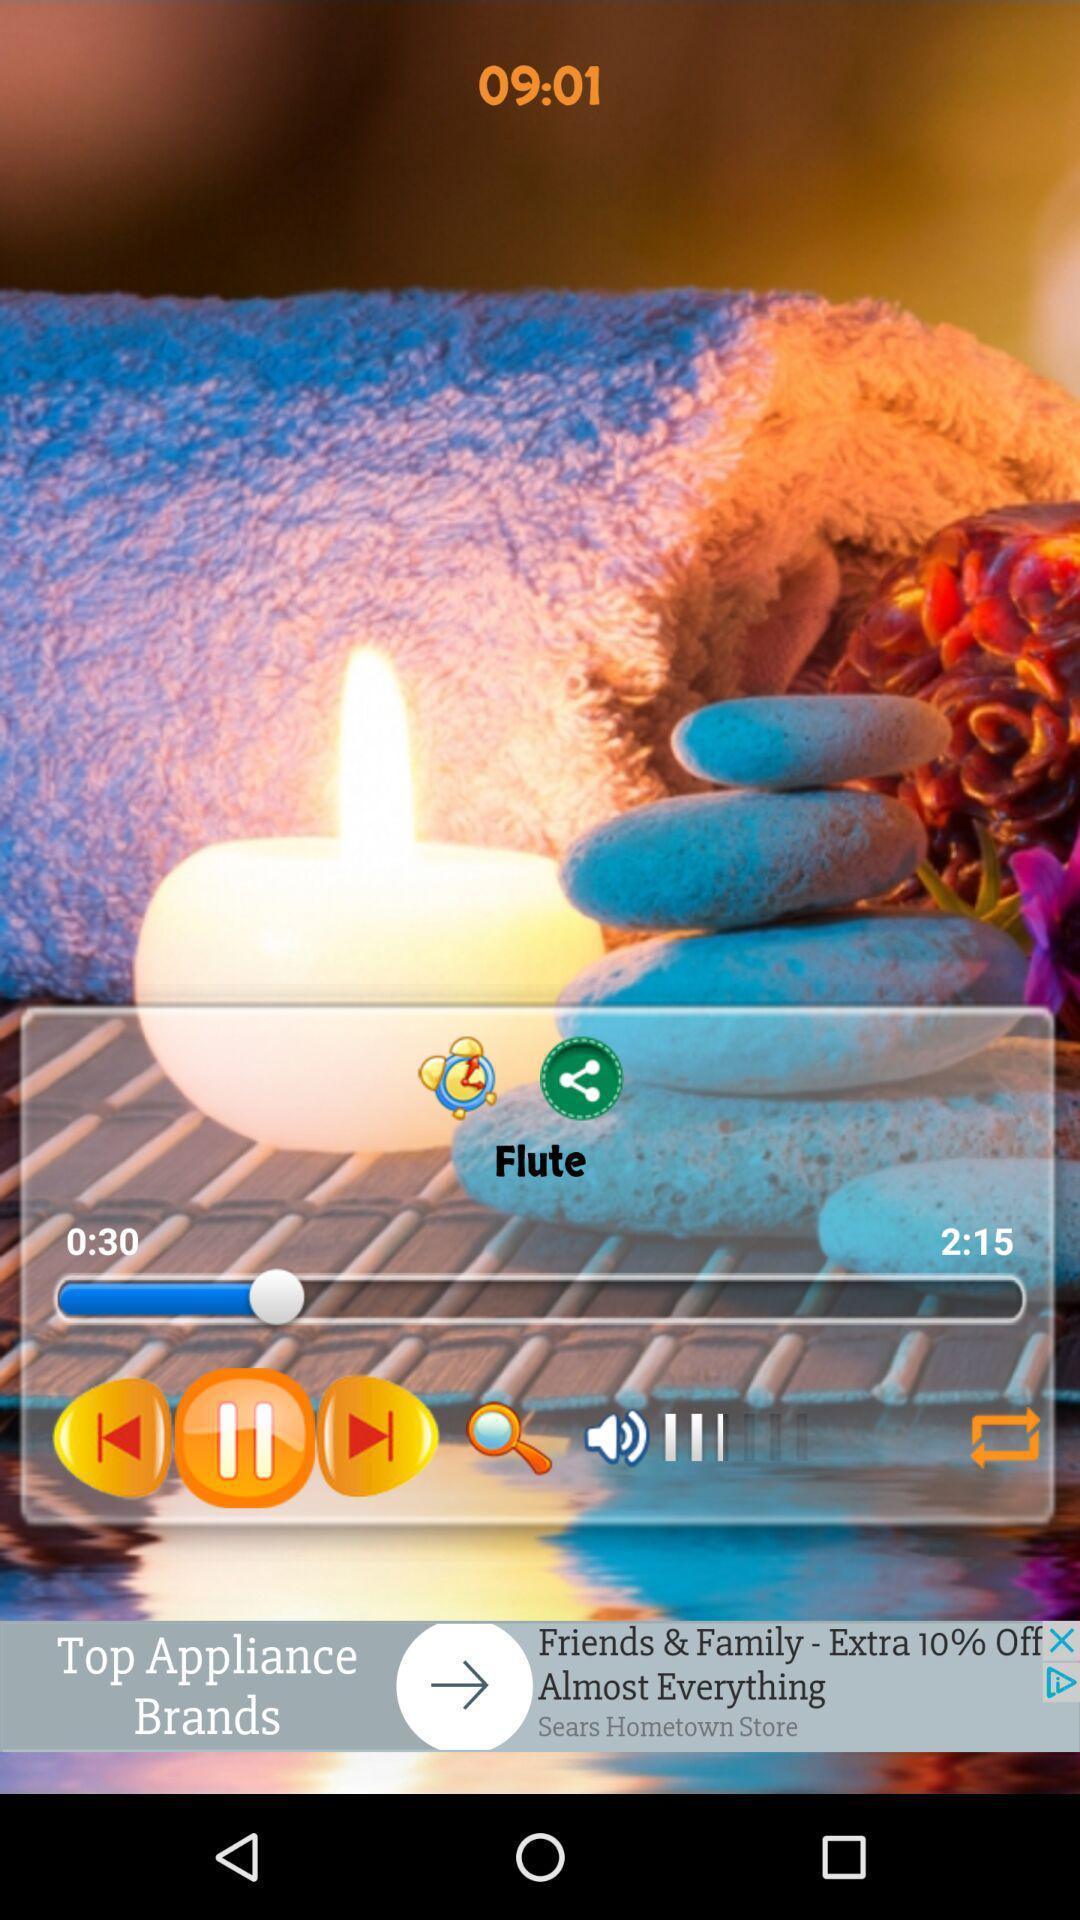 Image resolution: width=1080 pixels, height=1920 pixels. I want to click on the repeat icon, so click(1005, 1537).